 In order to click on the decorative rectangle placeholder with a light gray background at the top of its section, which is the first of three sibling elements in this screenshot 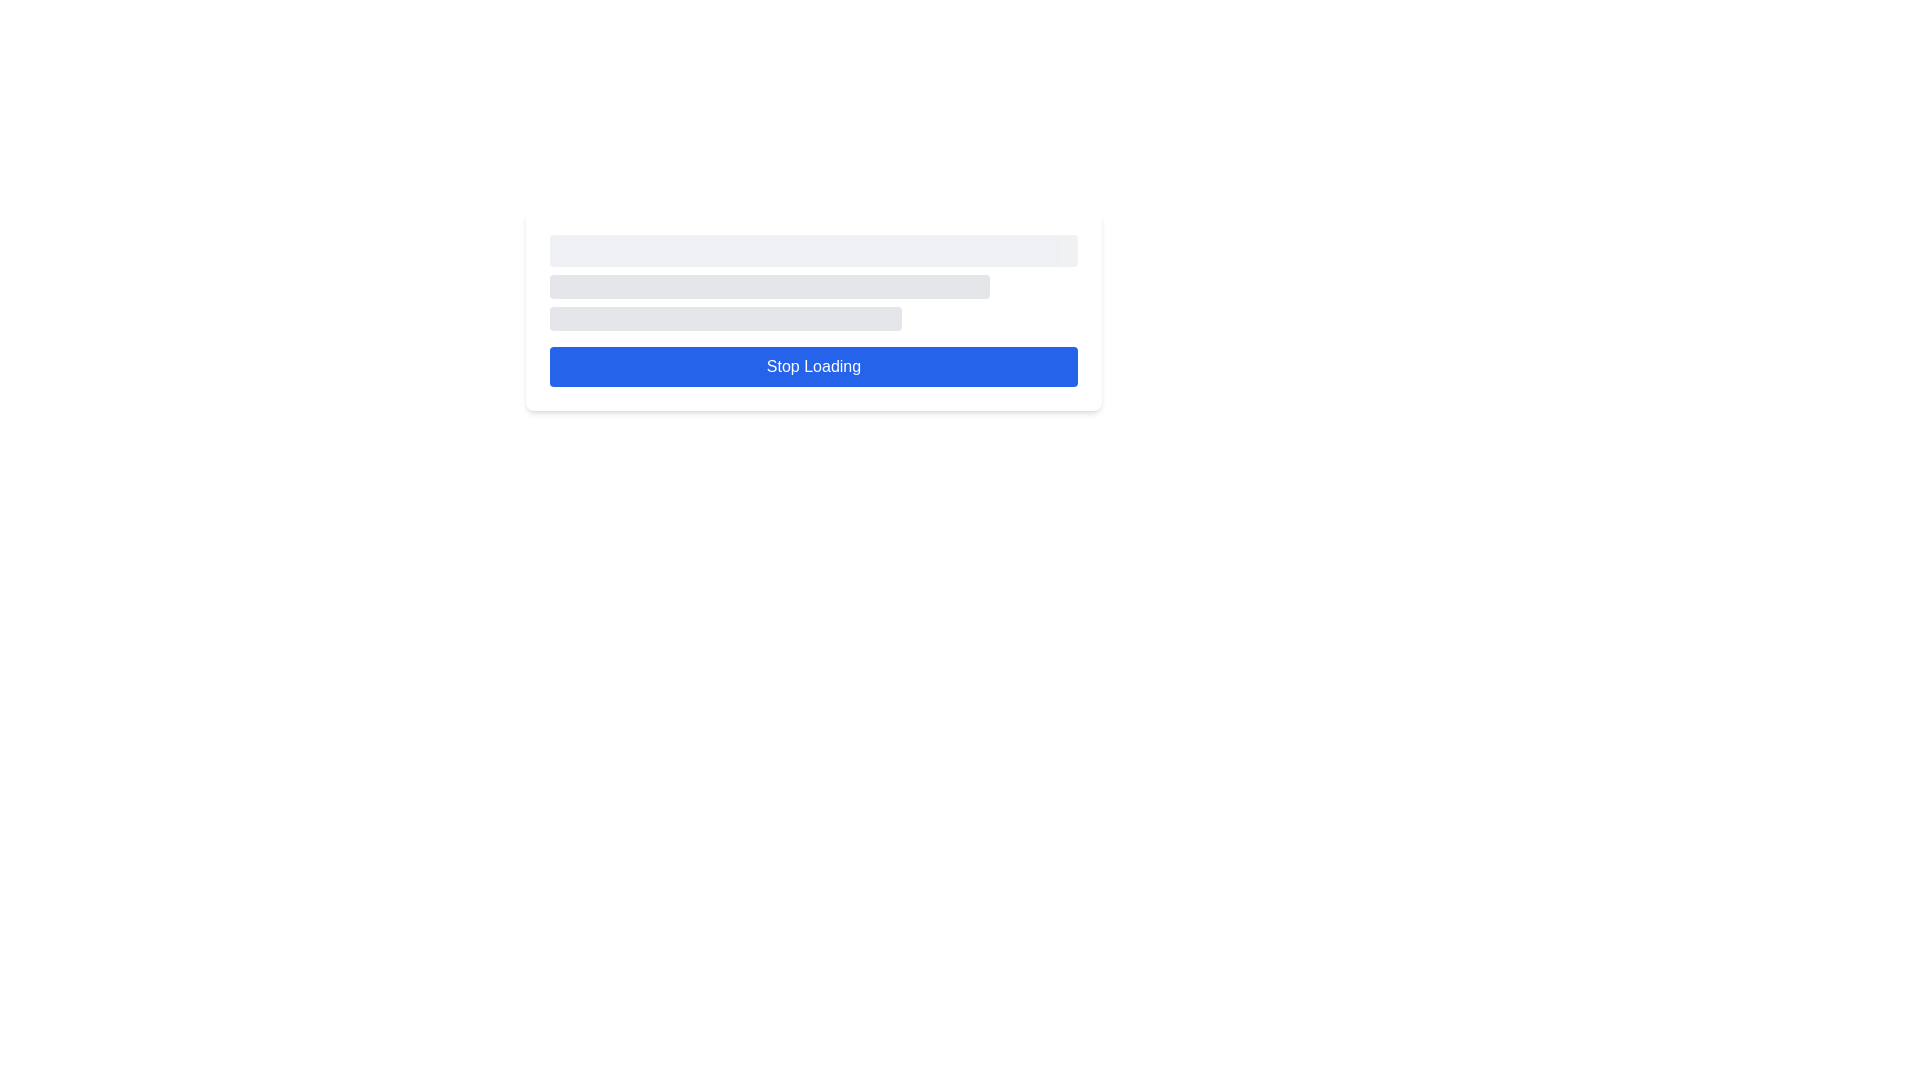, I will do `click(814, 249)`.